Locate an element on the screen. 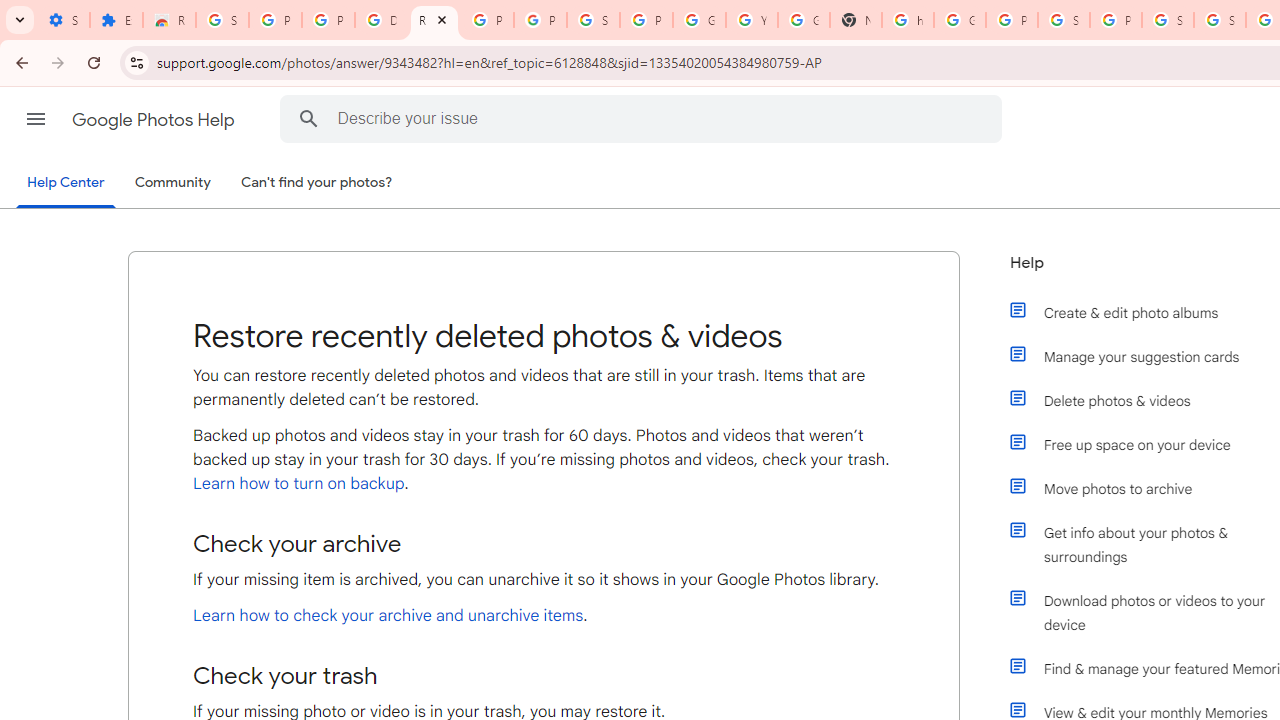 This screenshot has height=720, width=1280. 'Extensions' is located at coordinates (115, 20).